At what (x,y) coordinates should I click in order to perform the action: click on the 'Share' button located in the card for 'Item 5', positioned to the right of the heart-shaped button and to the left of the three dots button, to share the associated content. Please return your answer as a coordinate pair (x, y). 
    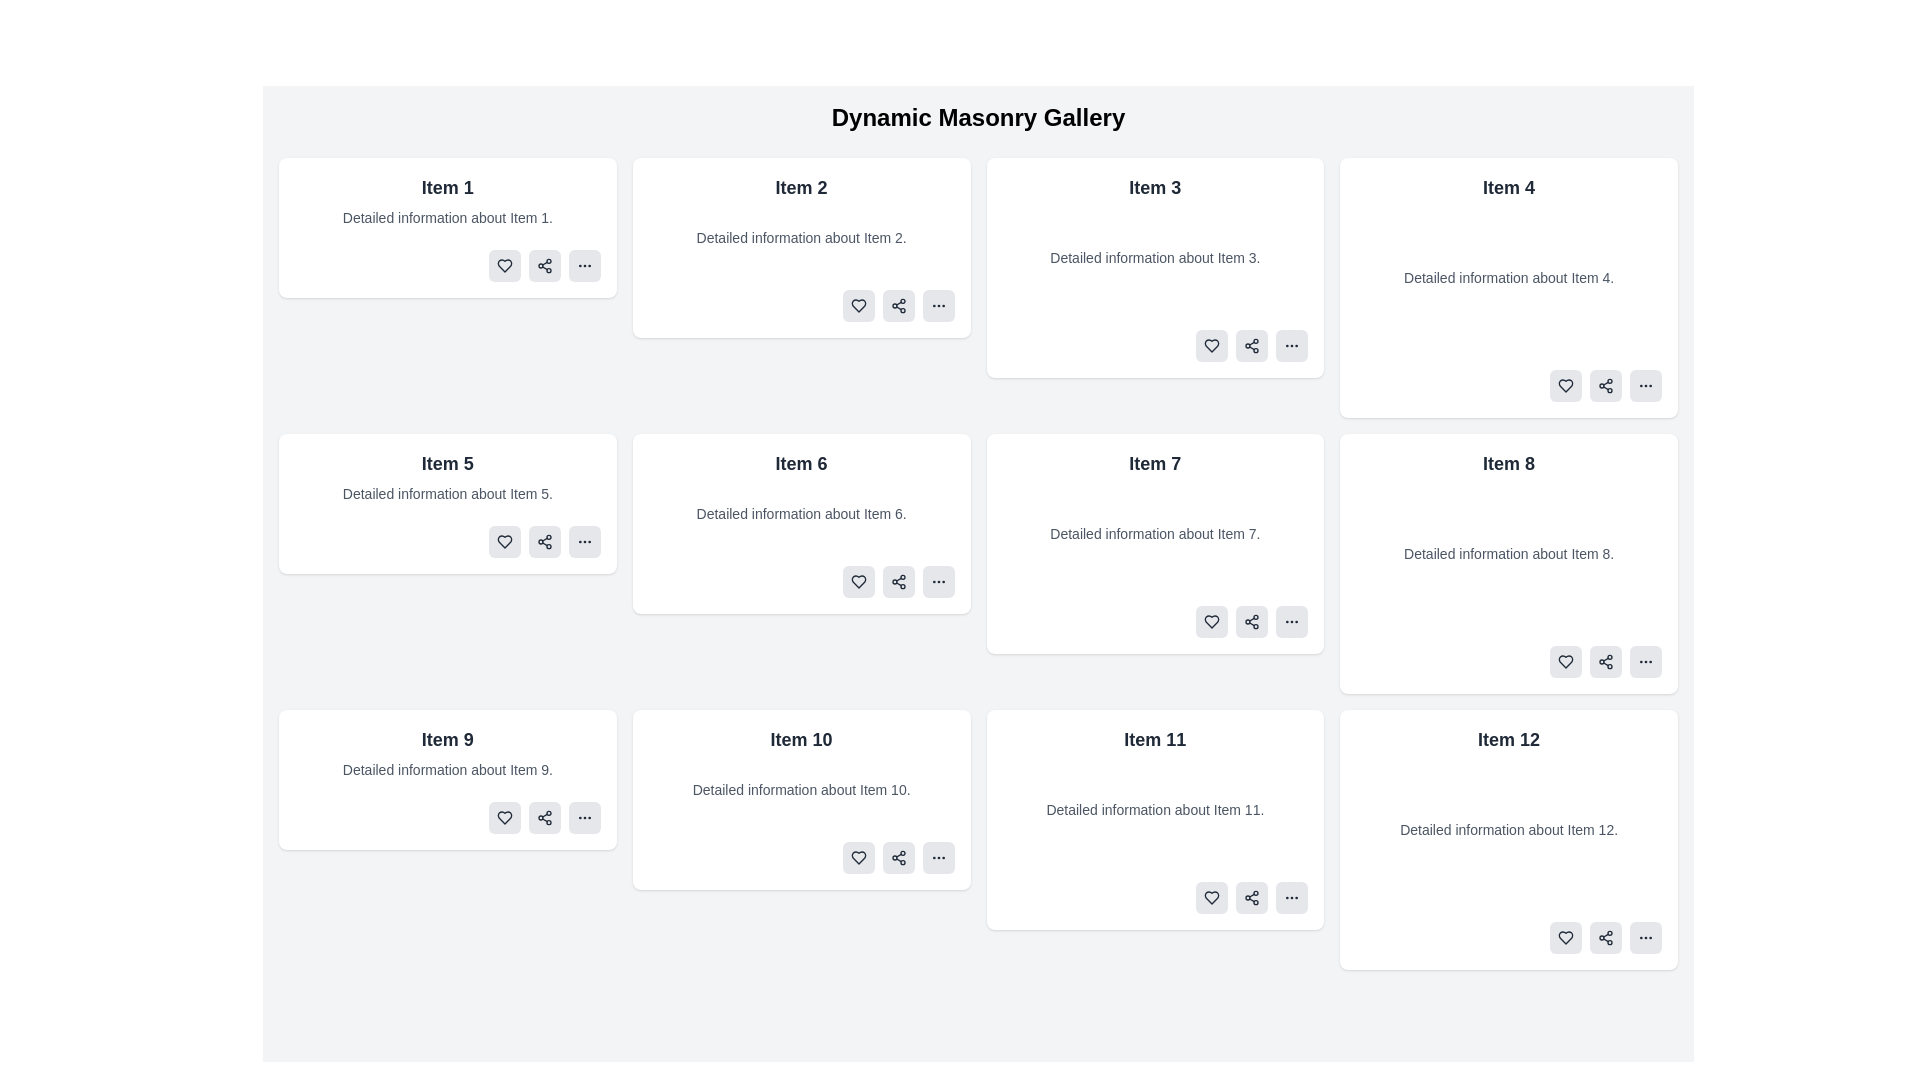
    Looking at the image, I should click on (544, 542).